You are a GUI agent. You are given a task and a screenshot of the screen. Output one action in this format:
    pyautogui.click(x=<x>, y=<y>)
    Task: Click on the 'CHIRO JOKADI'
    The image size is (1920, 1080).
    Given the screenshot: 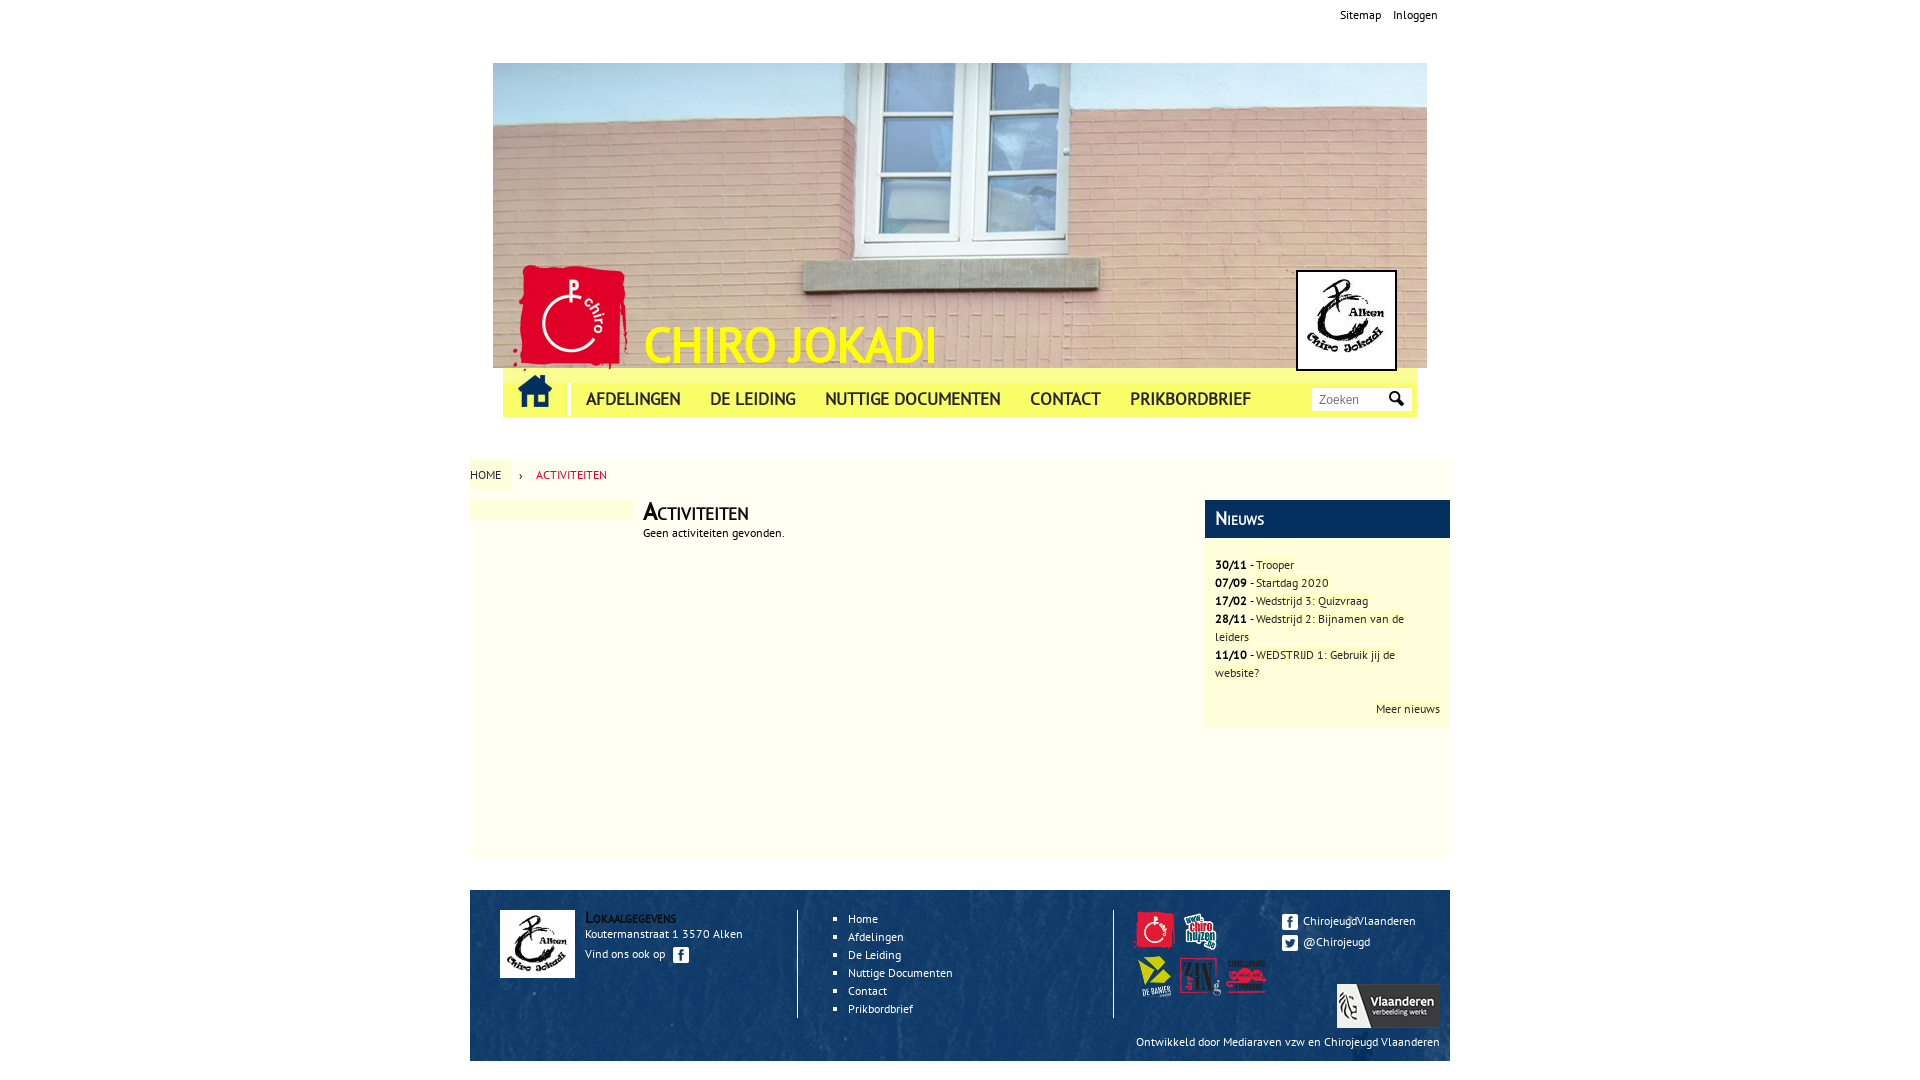 What is the action you would take?
    pyautogui.click(x=789, y=343)
    